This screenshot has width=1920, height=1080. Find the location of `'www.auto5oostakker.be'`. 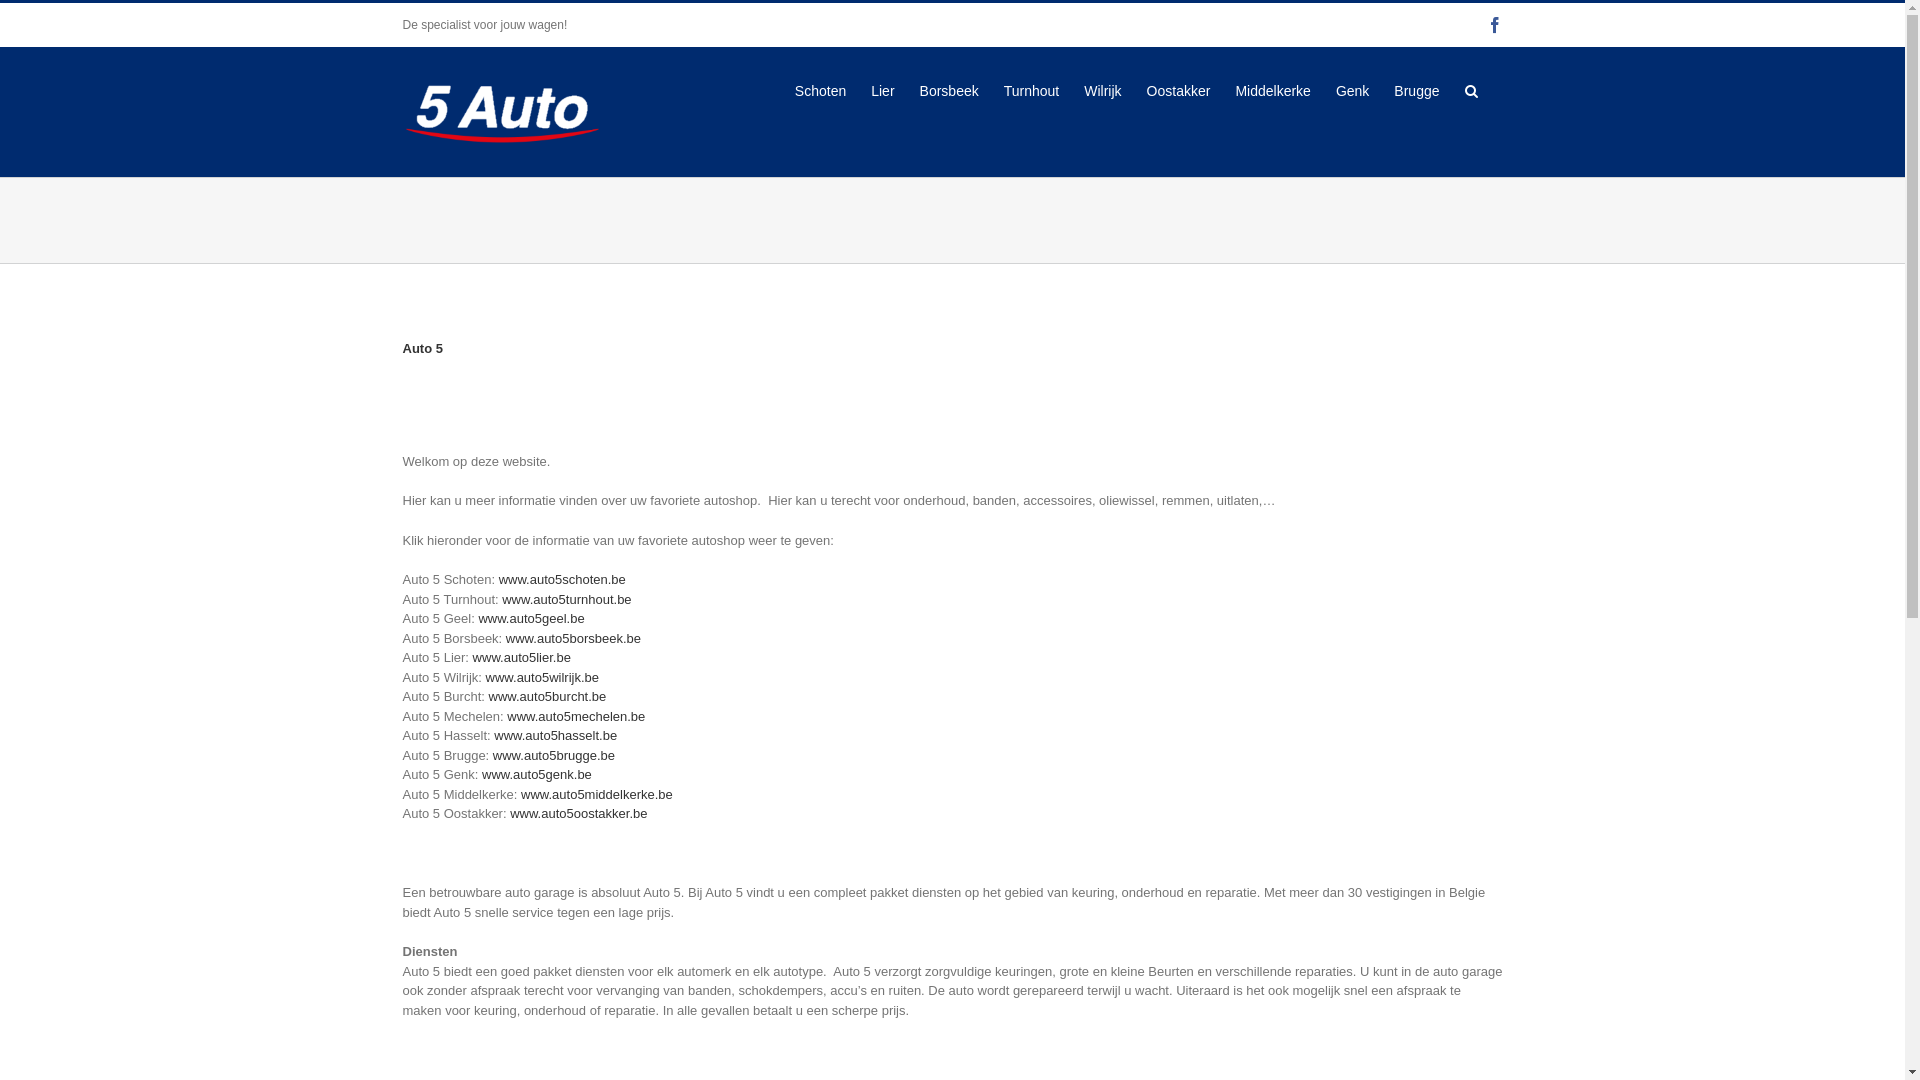

'www.auto5oostakker.be' is located at coordinates (577, 813).